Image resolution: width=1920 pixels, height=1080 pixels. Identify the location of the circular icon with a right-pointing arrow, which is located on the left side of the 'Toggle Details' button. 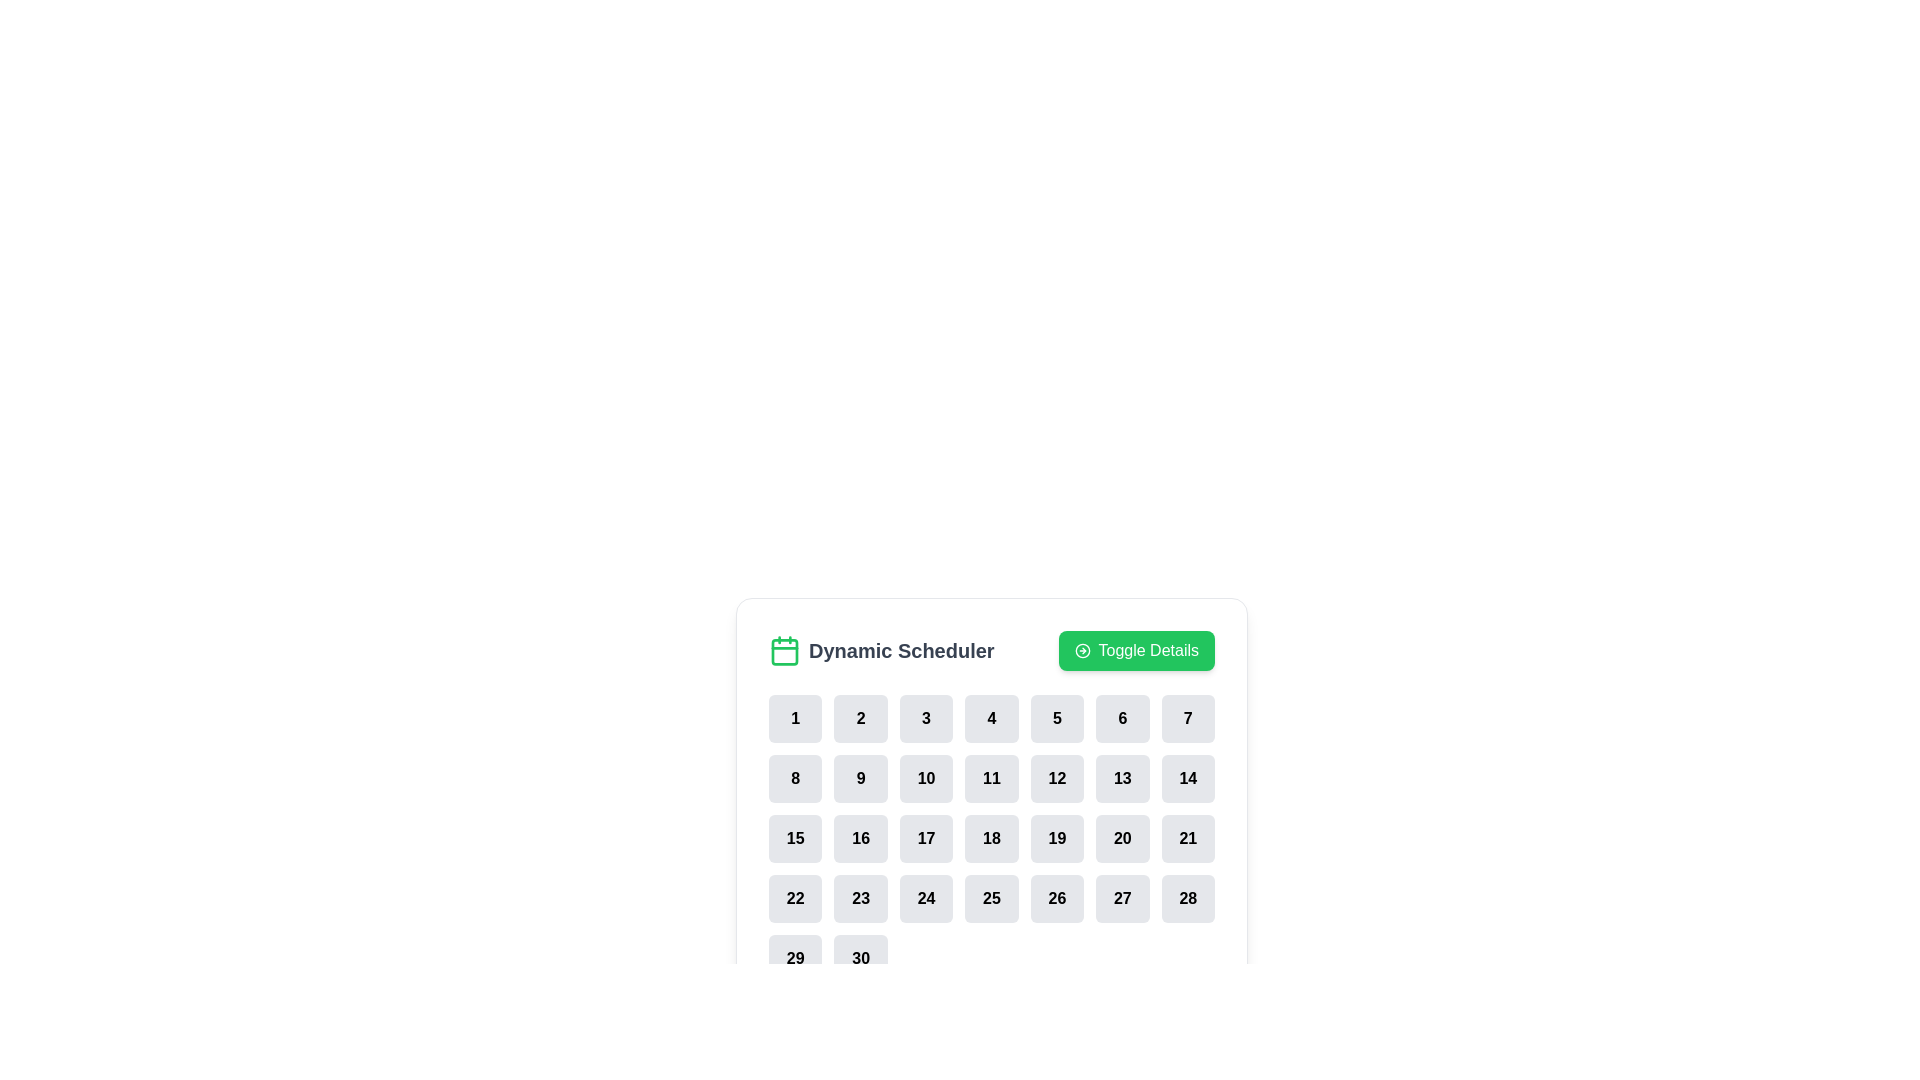
(1081, 651).